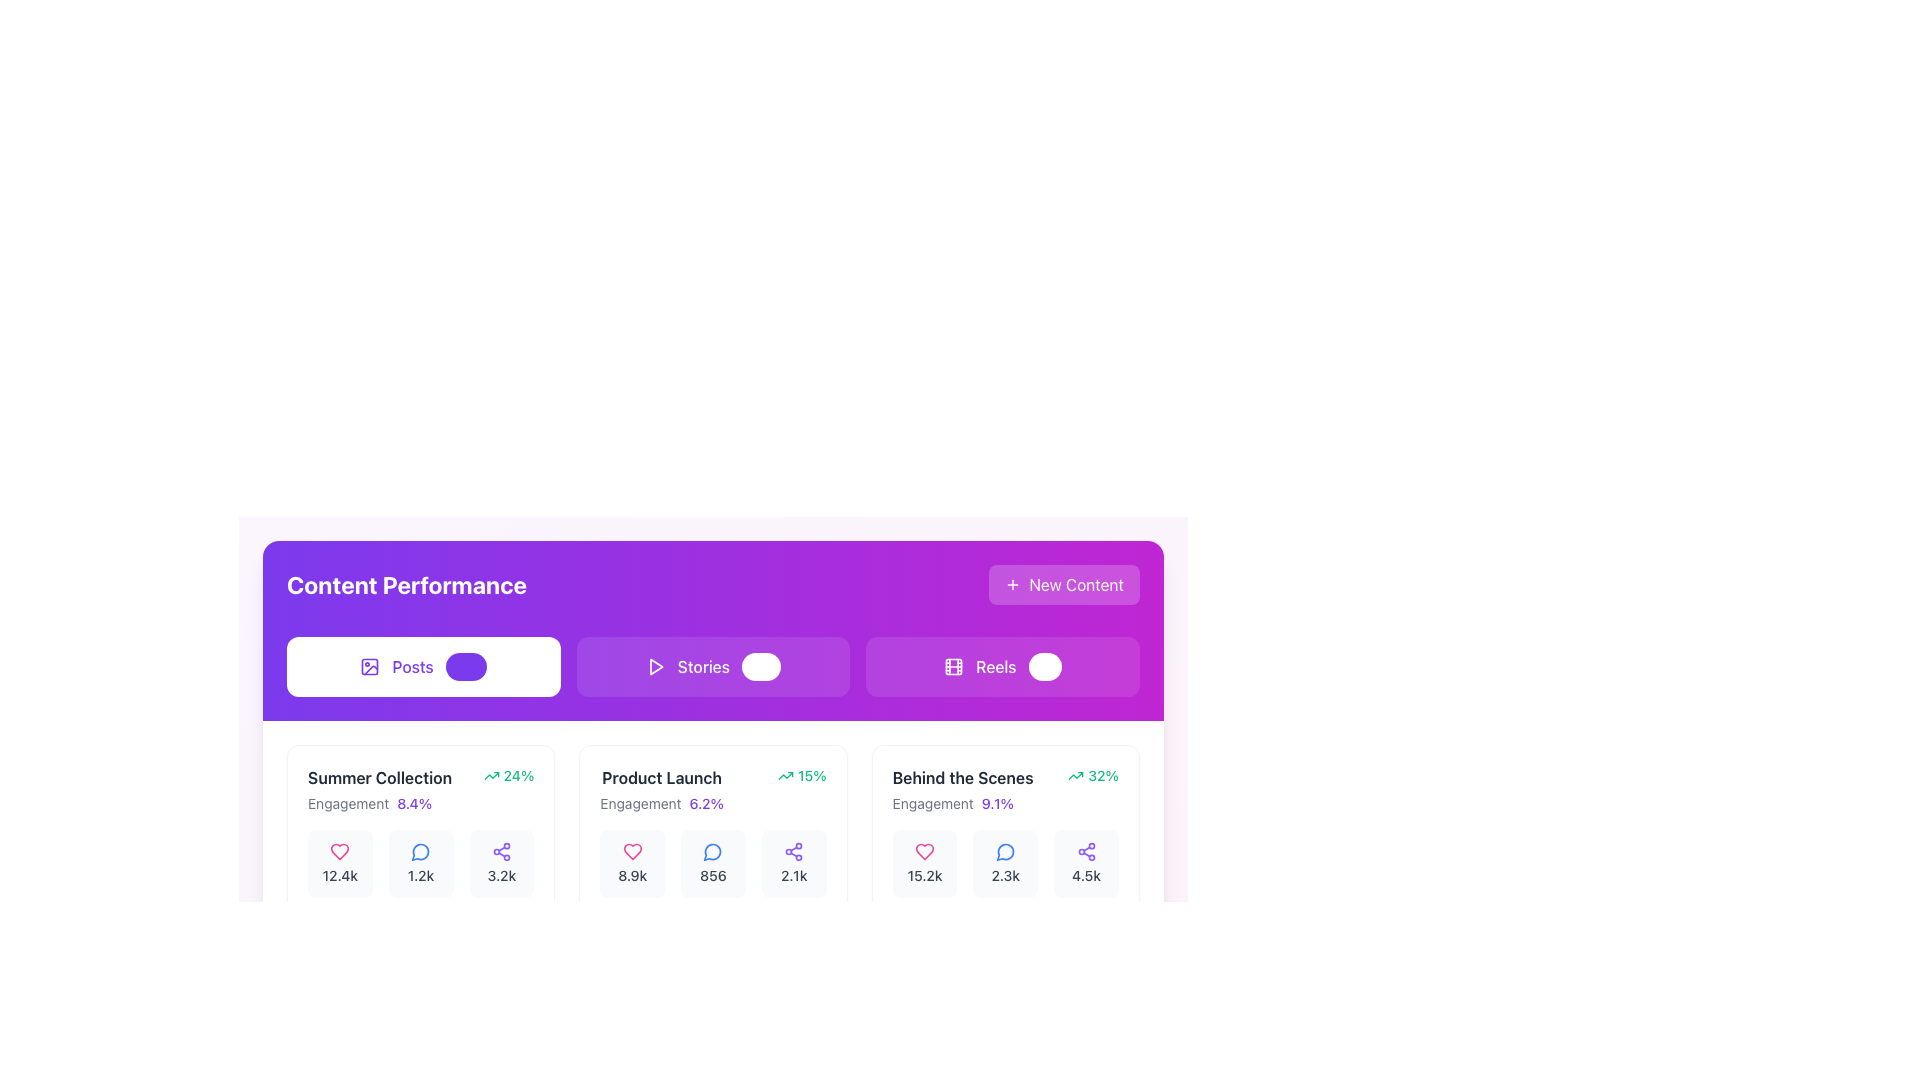 The width and height of the screenshot is (1920, 1080). Describe the element at coordinates (631, 863) in the screenshot. I see `the Metric display element showing '8.9k' beneath the heart icon, located in the middle column of the grid layout` at that location.